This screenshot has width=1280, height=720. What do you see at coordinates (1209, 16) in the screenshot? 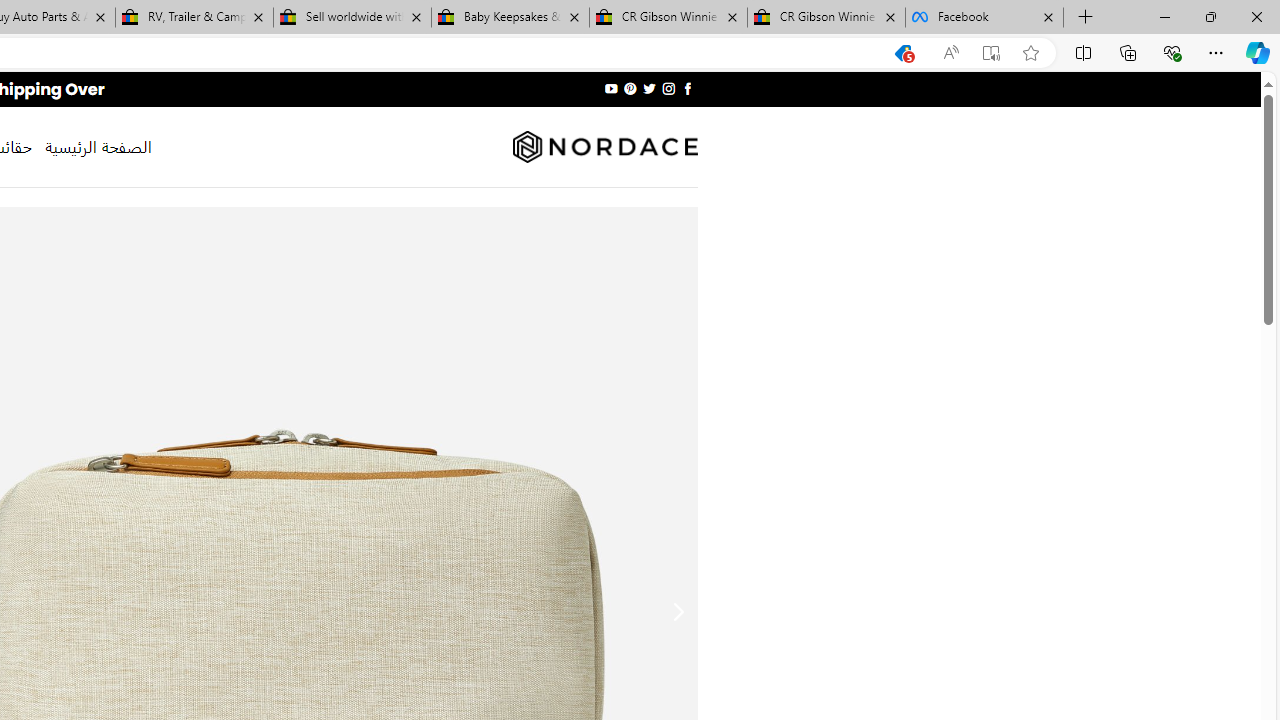
I see `'Restore'` at bounding box center [1209, 16].